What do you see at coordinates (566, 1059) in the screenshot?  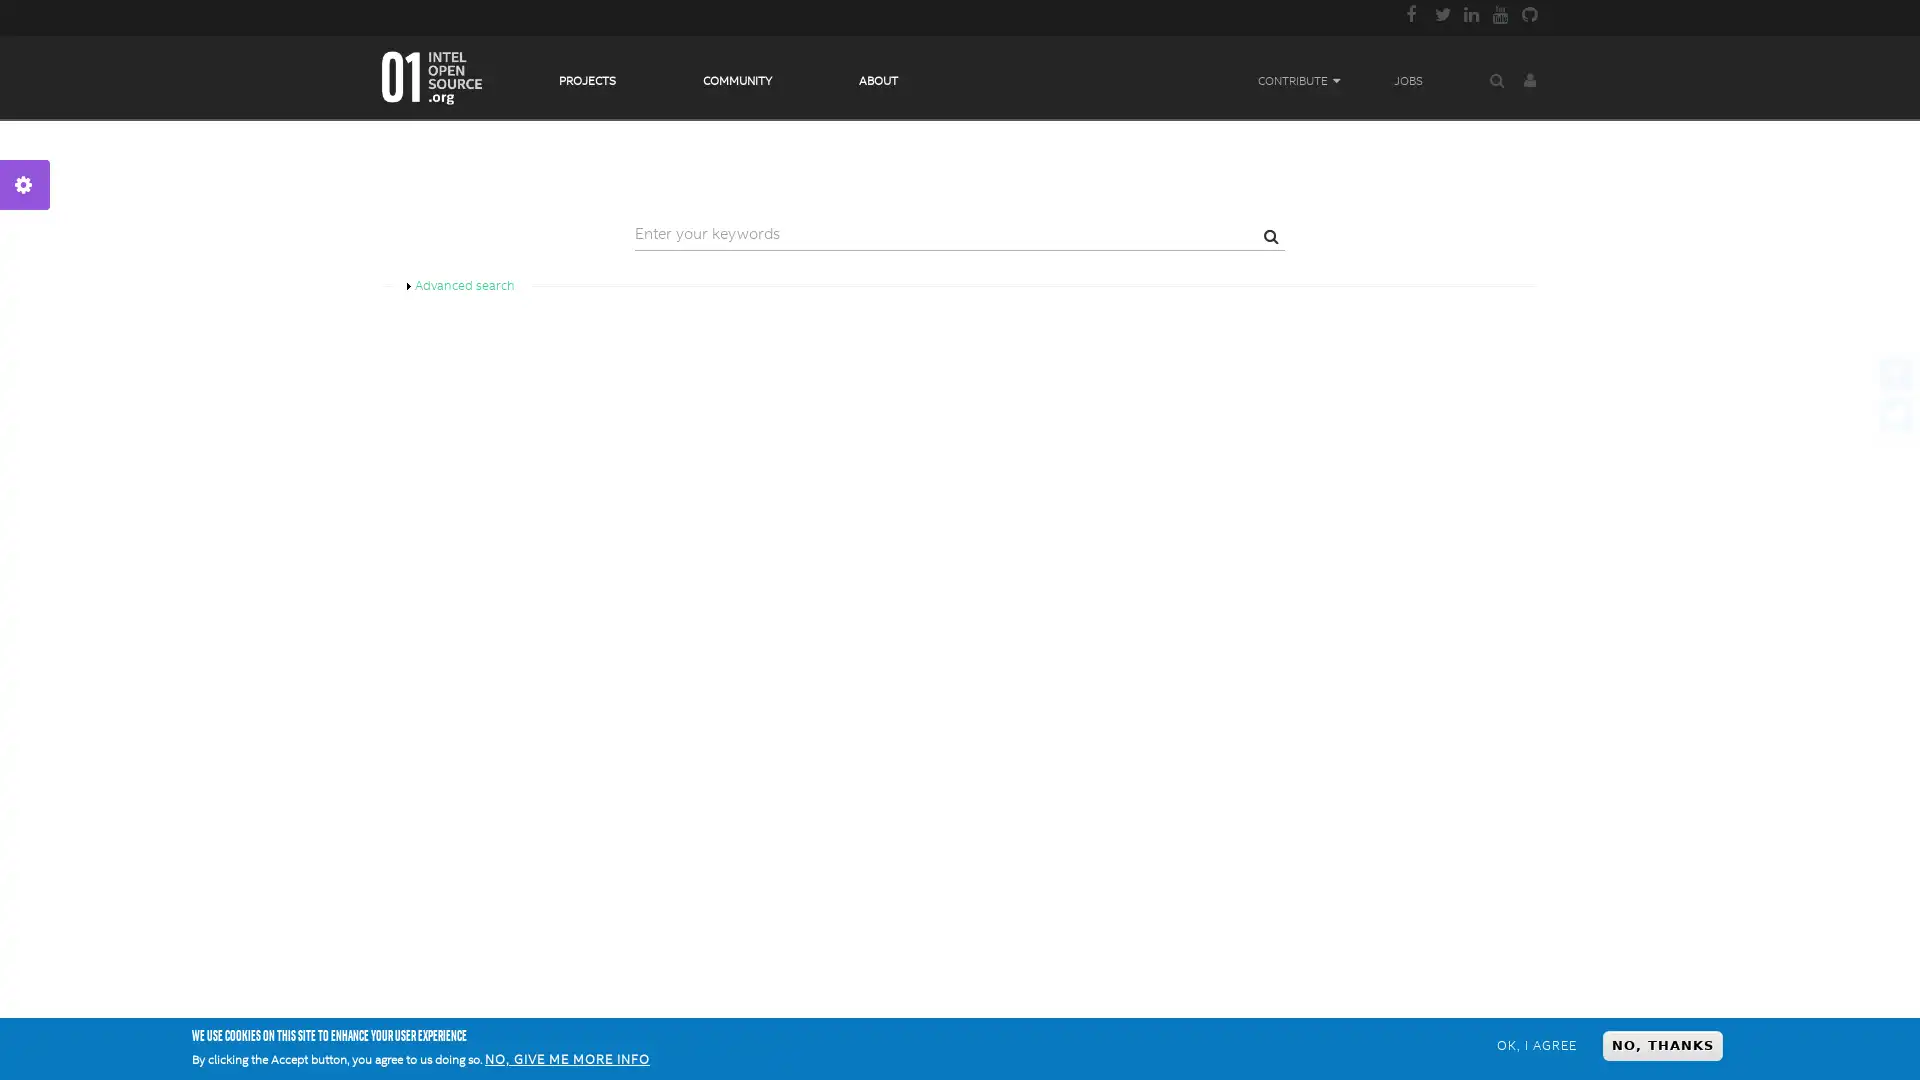 I see `NO, GIVE ME MORE INFO` at bounding box center [566, 1059].